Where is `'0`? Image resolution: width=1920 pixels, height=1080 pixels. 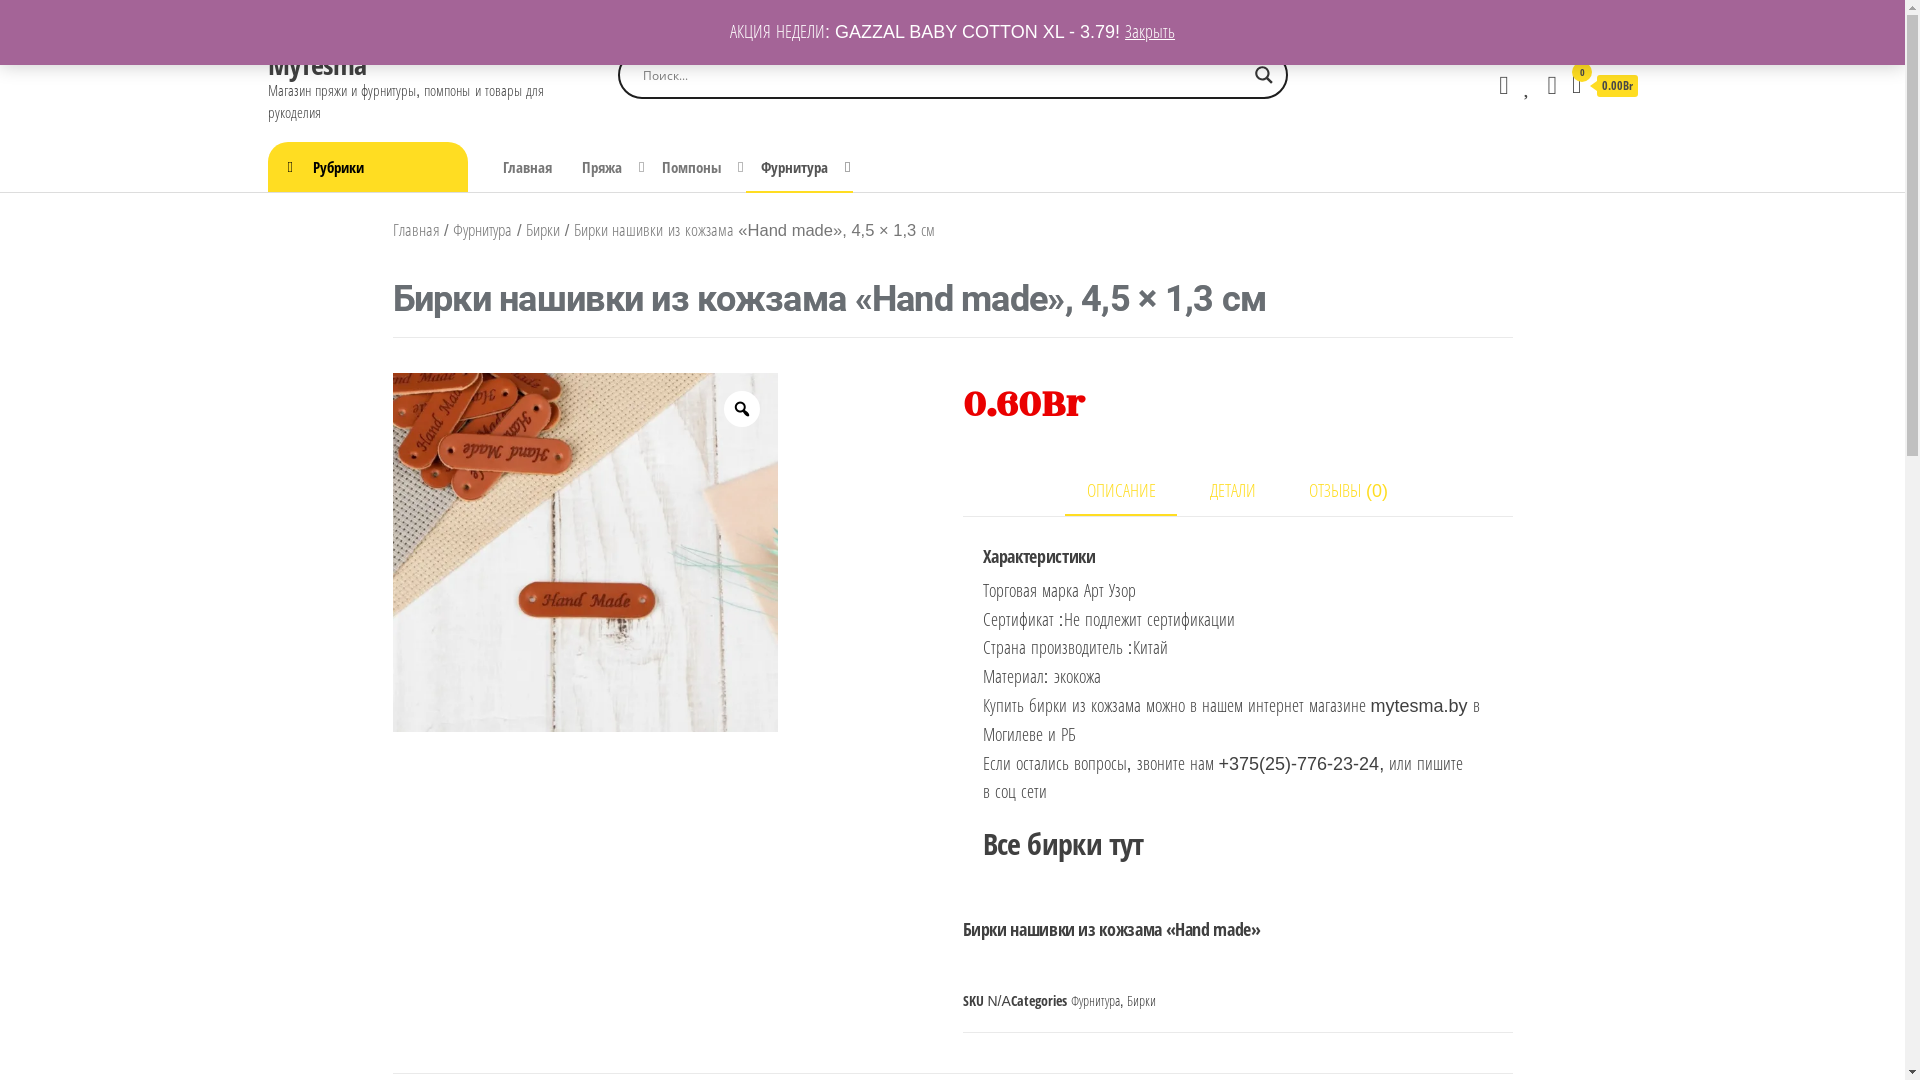 '0 is located at coordinates (1604, 86).